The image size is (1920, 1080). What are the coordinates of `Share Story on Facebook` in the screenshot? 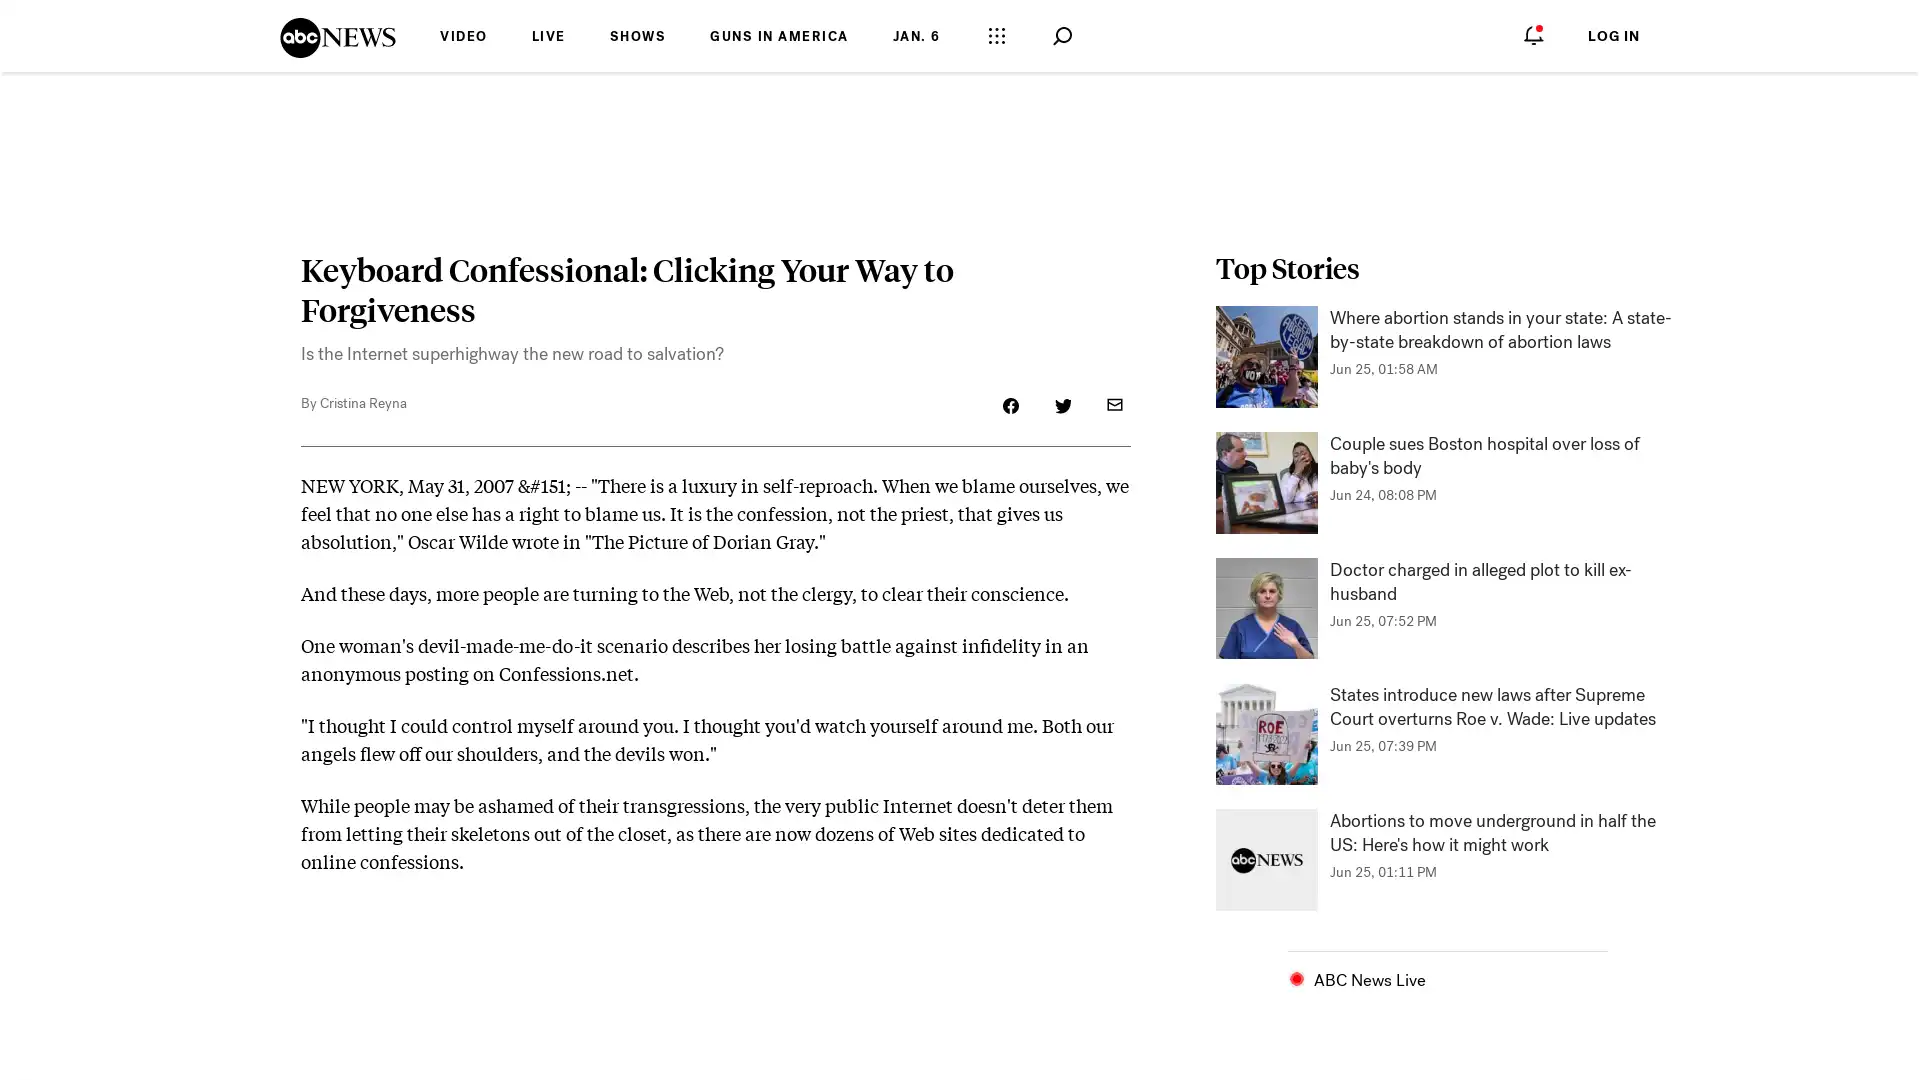 It's located at (1011, 405).